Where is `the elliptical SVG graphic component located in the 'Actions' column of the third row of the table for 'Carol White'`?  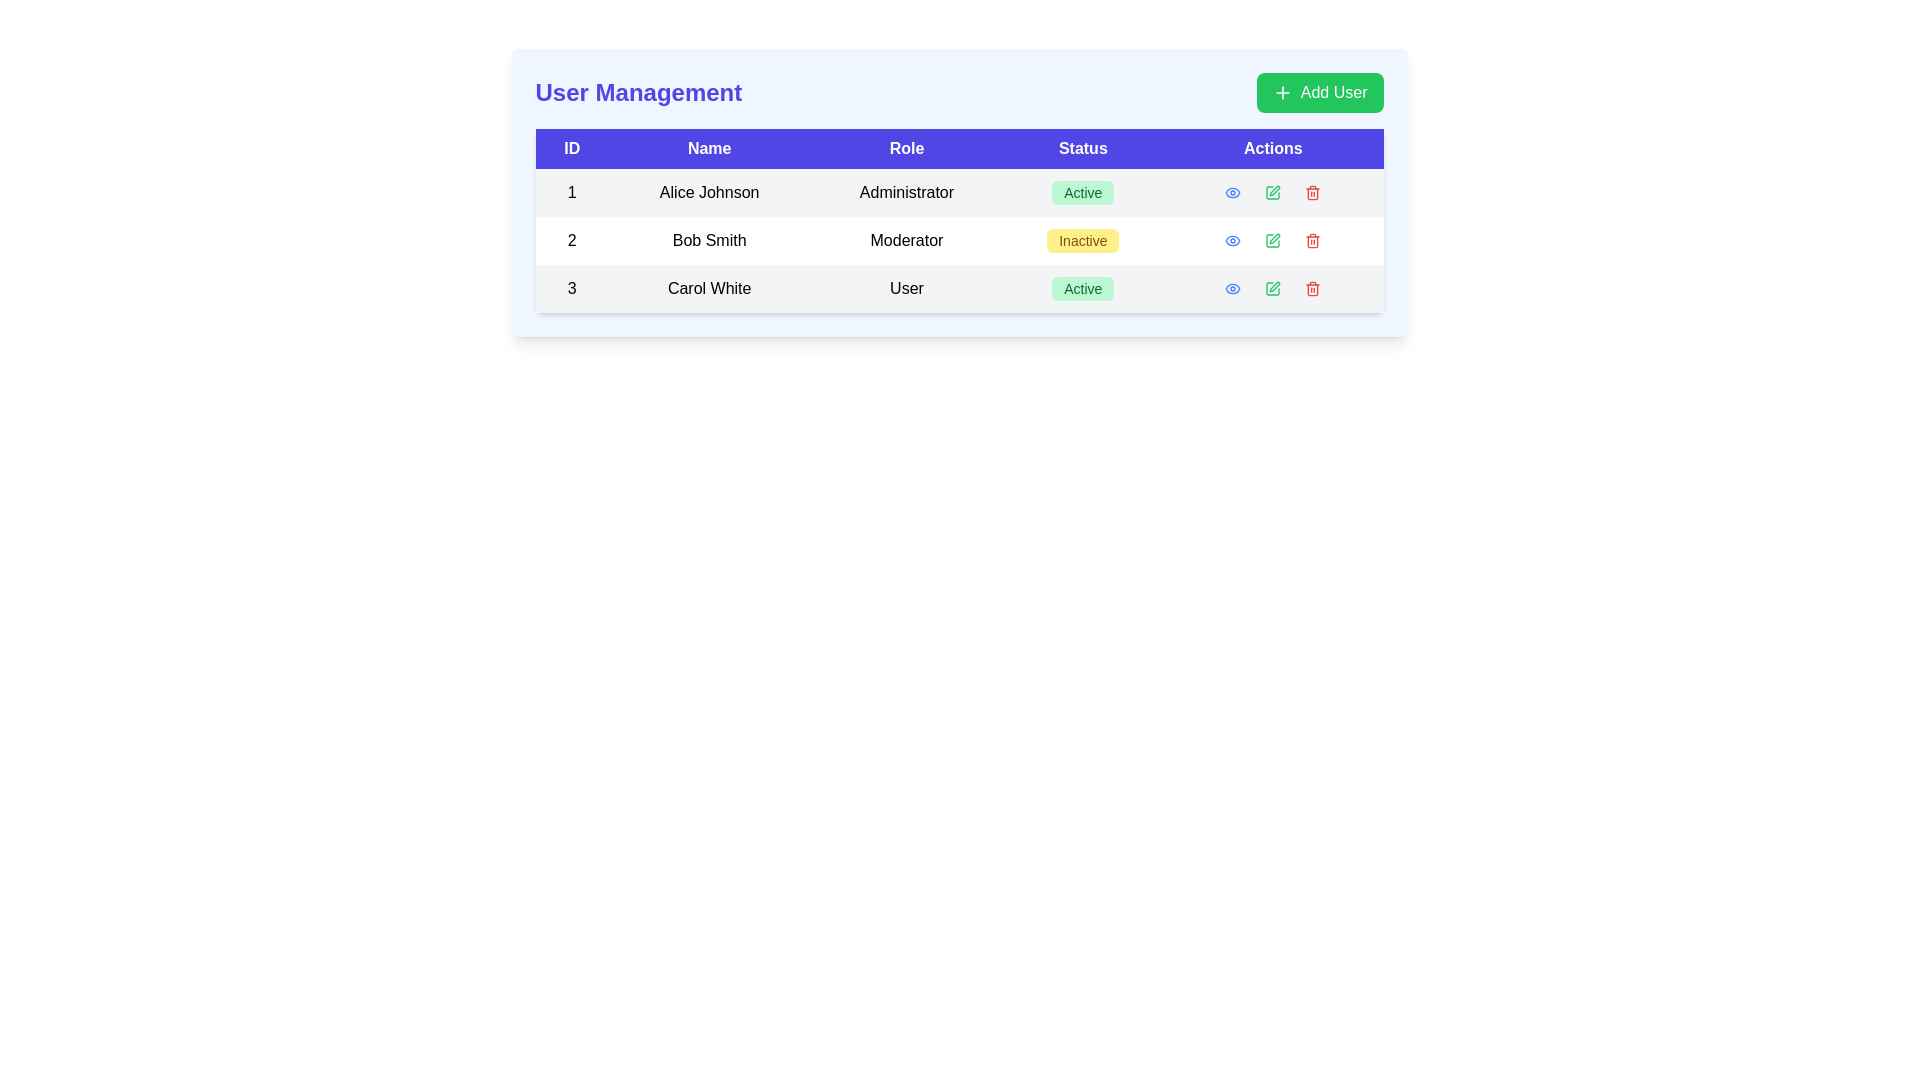
the elliptical SVG graphic component located in the 'Actions' column of the third row of the table for 'Carol White' is located at coordinates (1232, 289).